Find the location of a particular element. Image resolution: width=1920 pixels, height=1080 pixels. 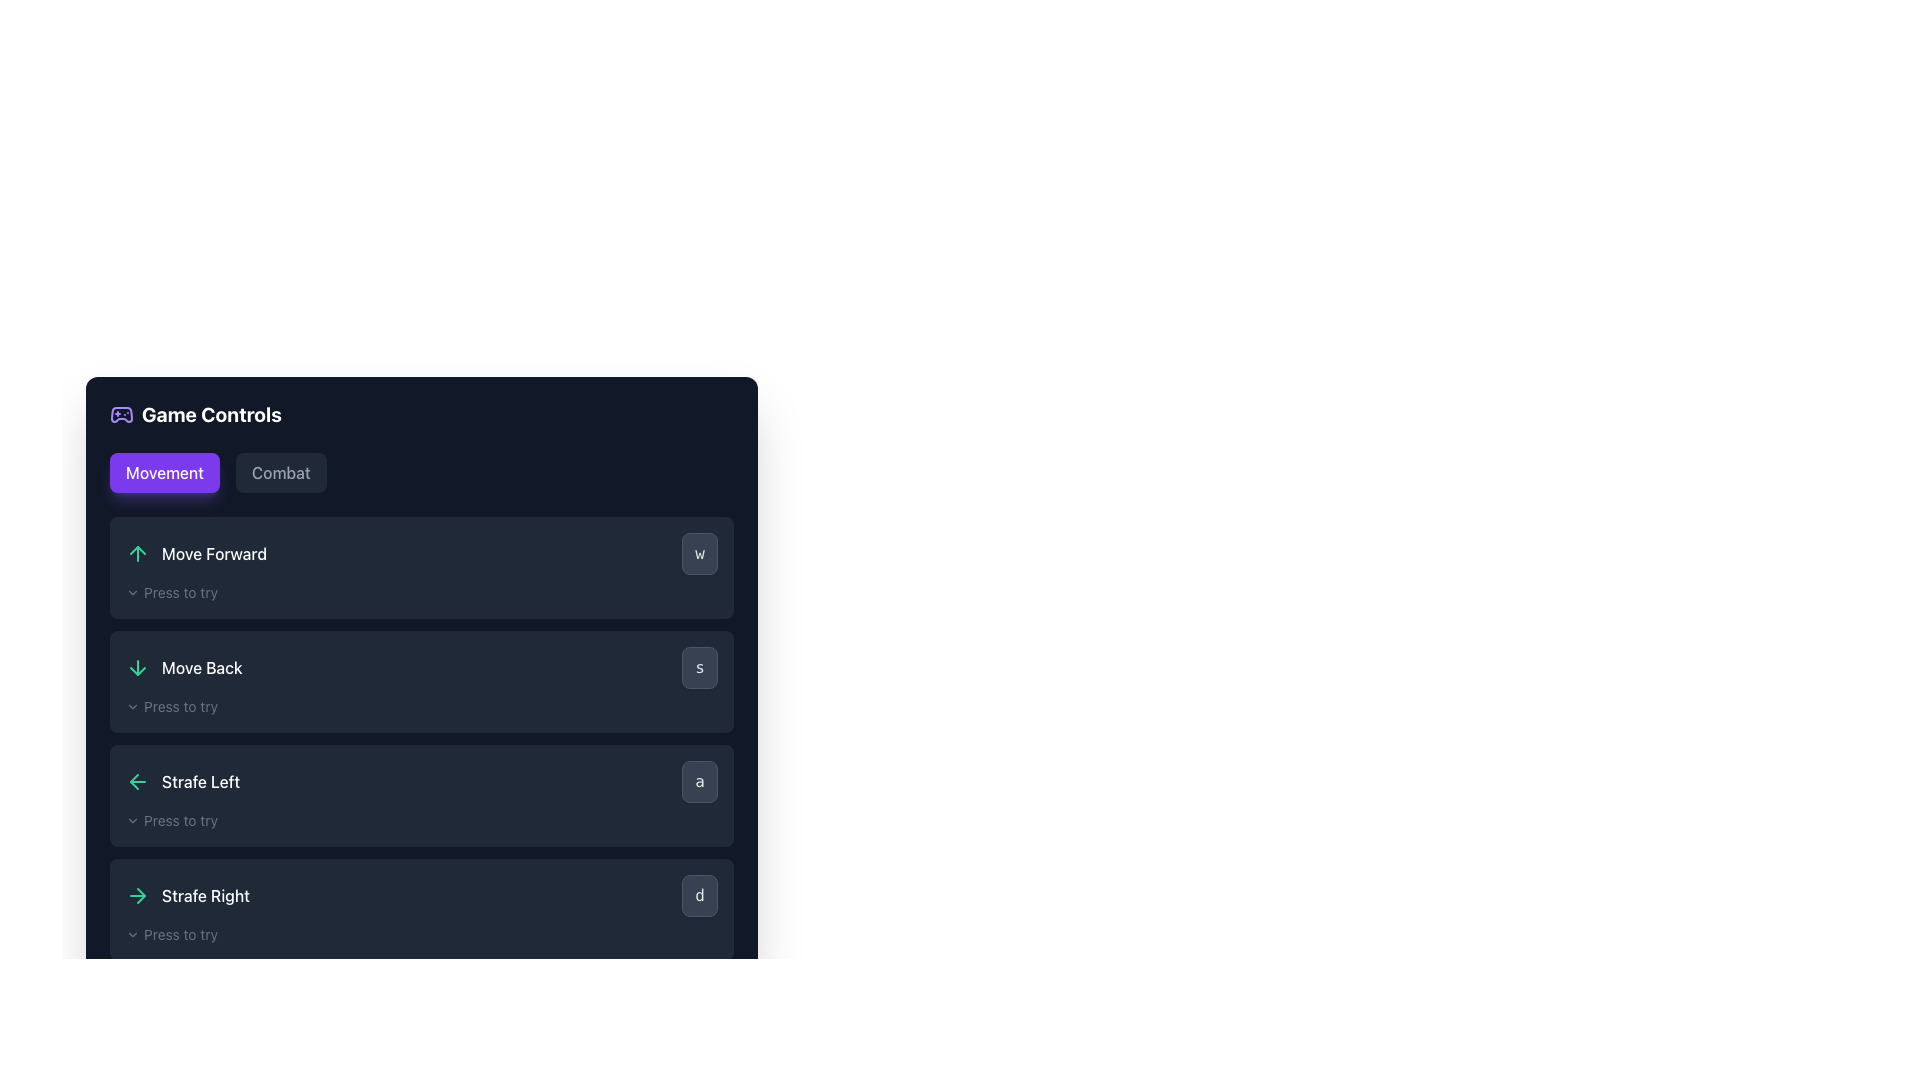

the informational card labeled 'Strafe Left', which is the third interactive control in the 'Movement' section of the 'Game Controls' is located at coordinates (421, 794).